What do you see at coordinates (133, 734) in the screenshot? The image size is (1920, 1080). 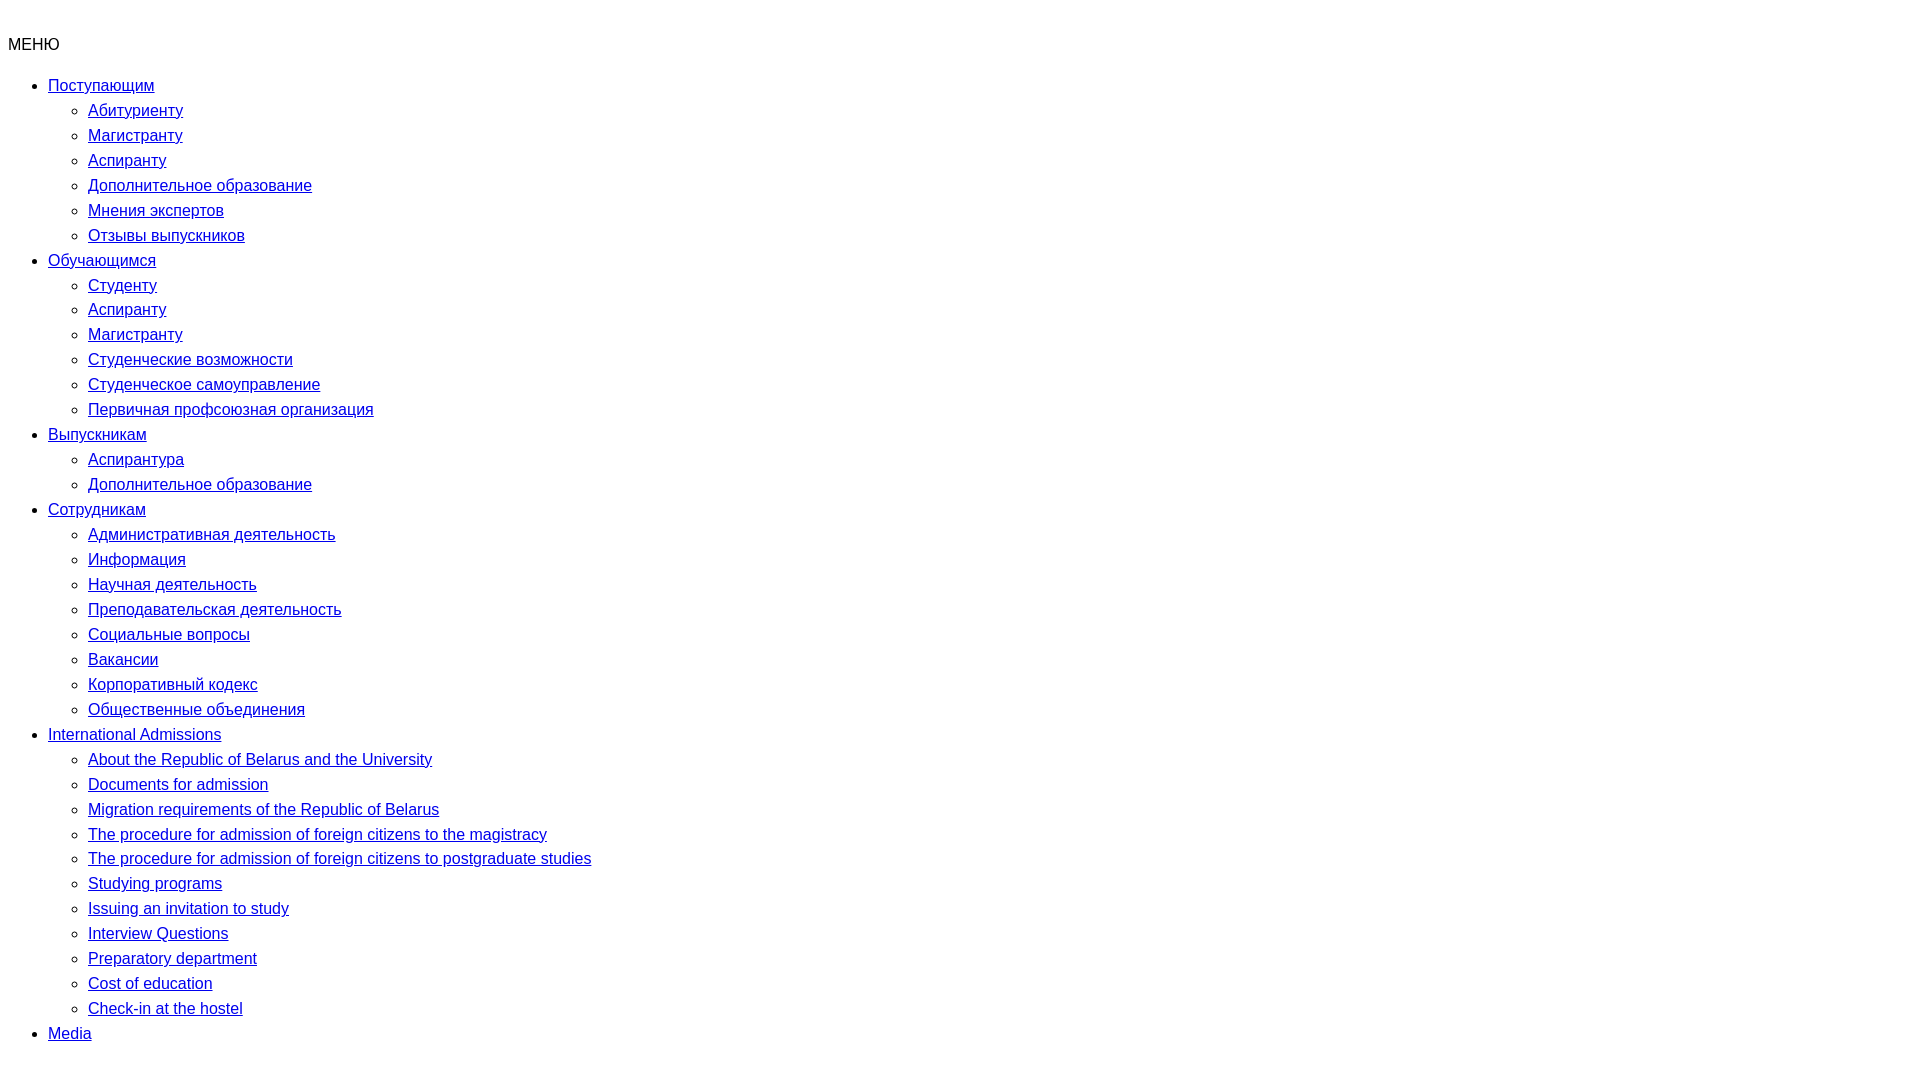 I see `'International Admissions'` at bounding box center [133, 734].